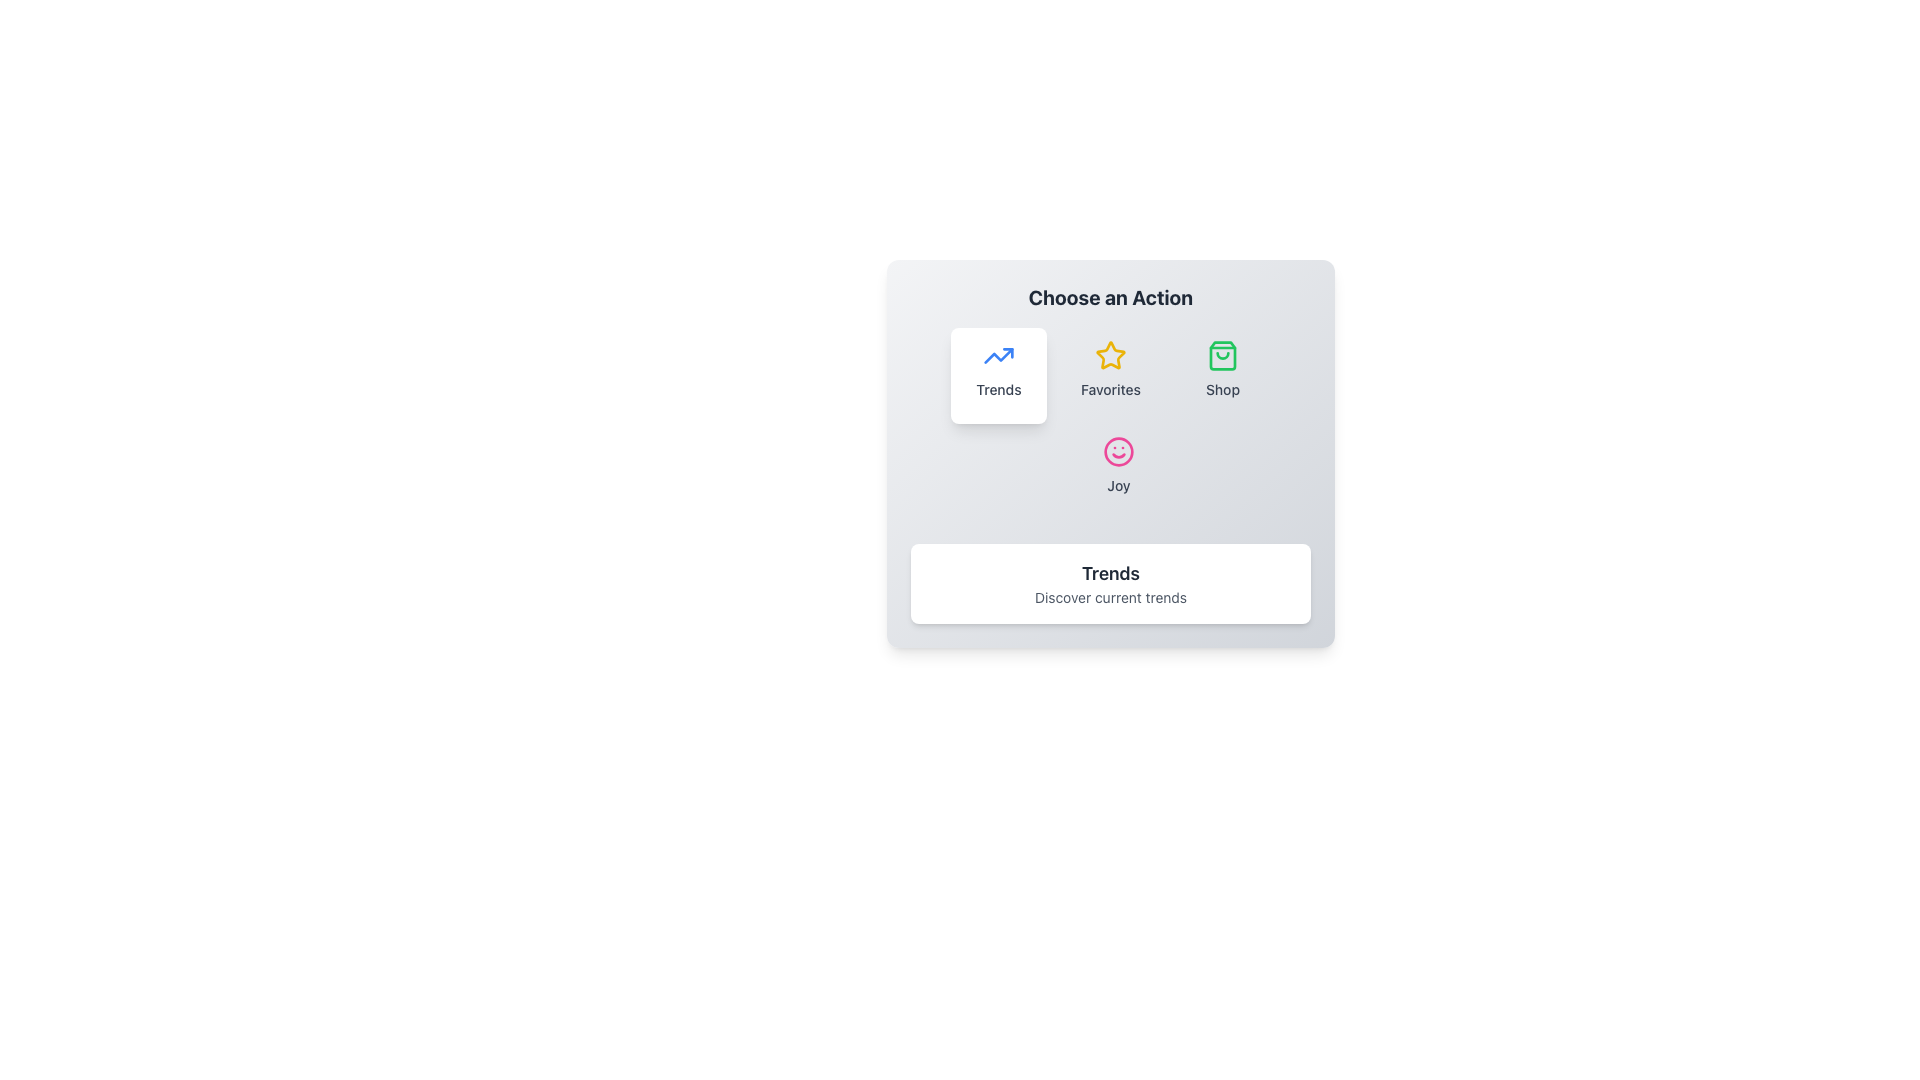 The height and width of the screenshot is (1080, 1920). What do you see at coordinates (1109, 389) in the screenshot?
I see `text label 'Favorites' which is visually associated with a yellow star icon above it, located near the center of the interface` at bounding box center [1109, 389].